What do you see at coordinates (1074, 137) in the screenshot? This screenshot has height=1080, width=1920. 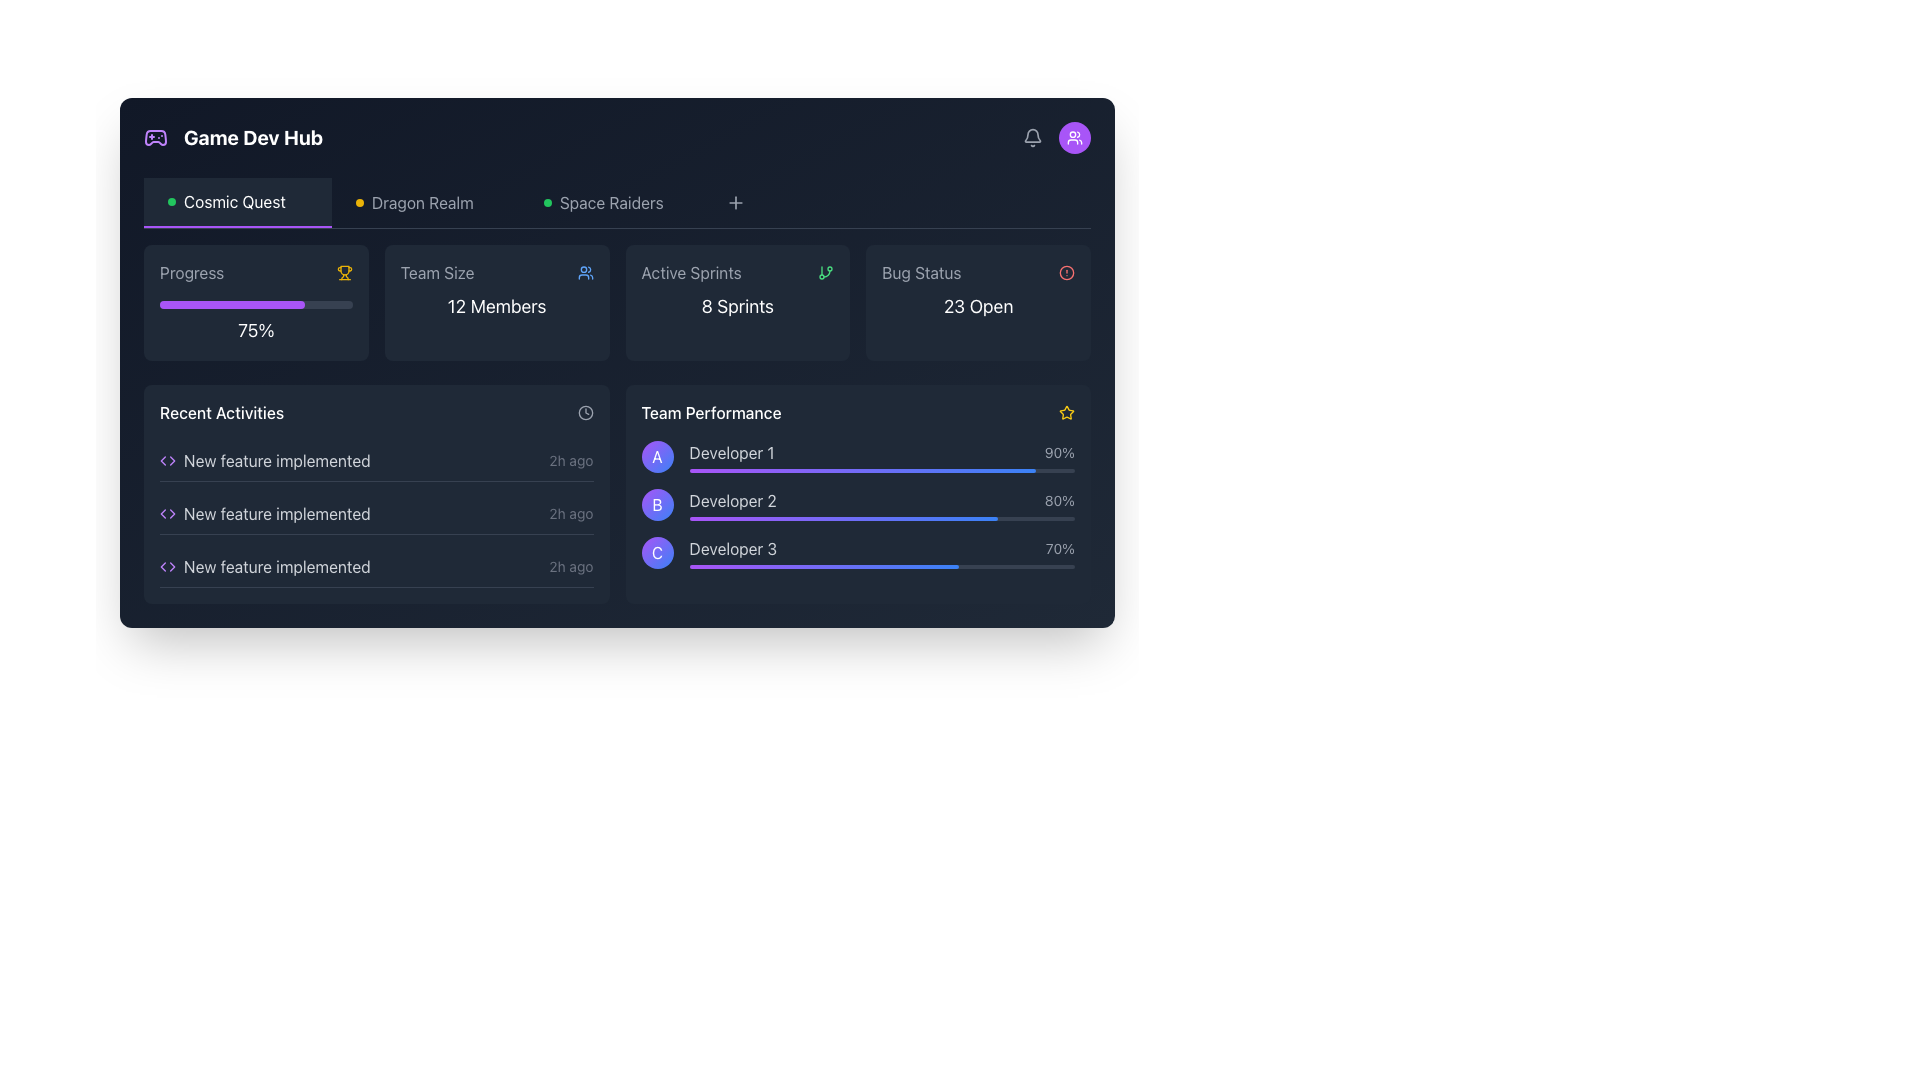 I see `the small icon resembling a group of people on a vibrant purple circular background located in the top-right corner of the interface, directly under the notification icon` at bounding box center [1074, 137].